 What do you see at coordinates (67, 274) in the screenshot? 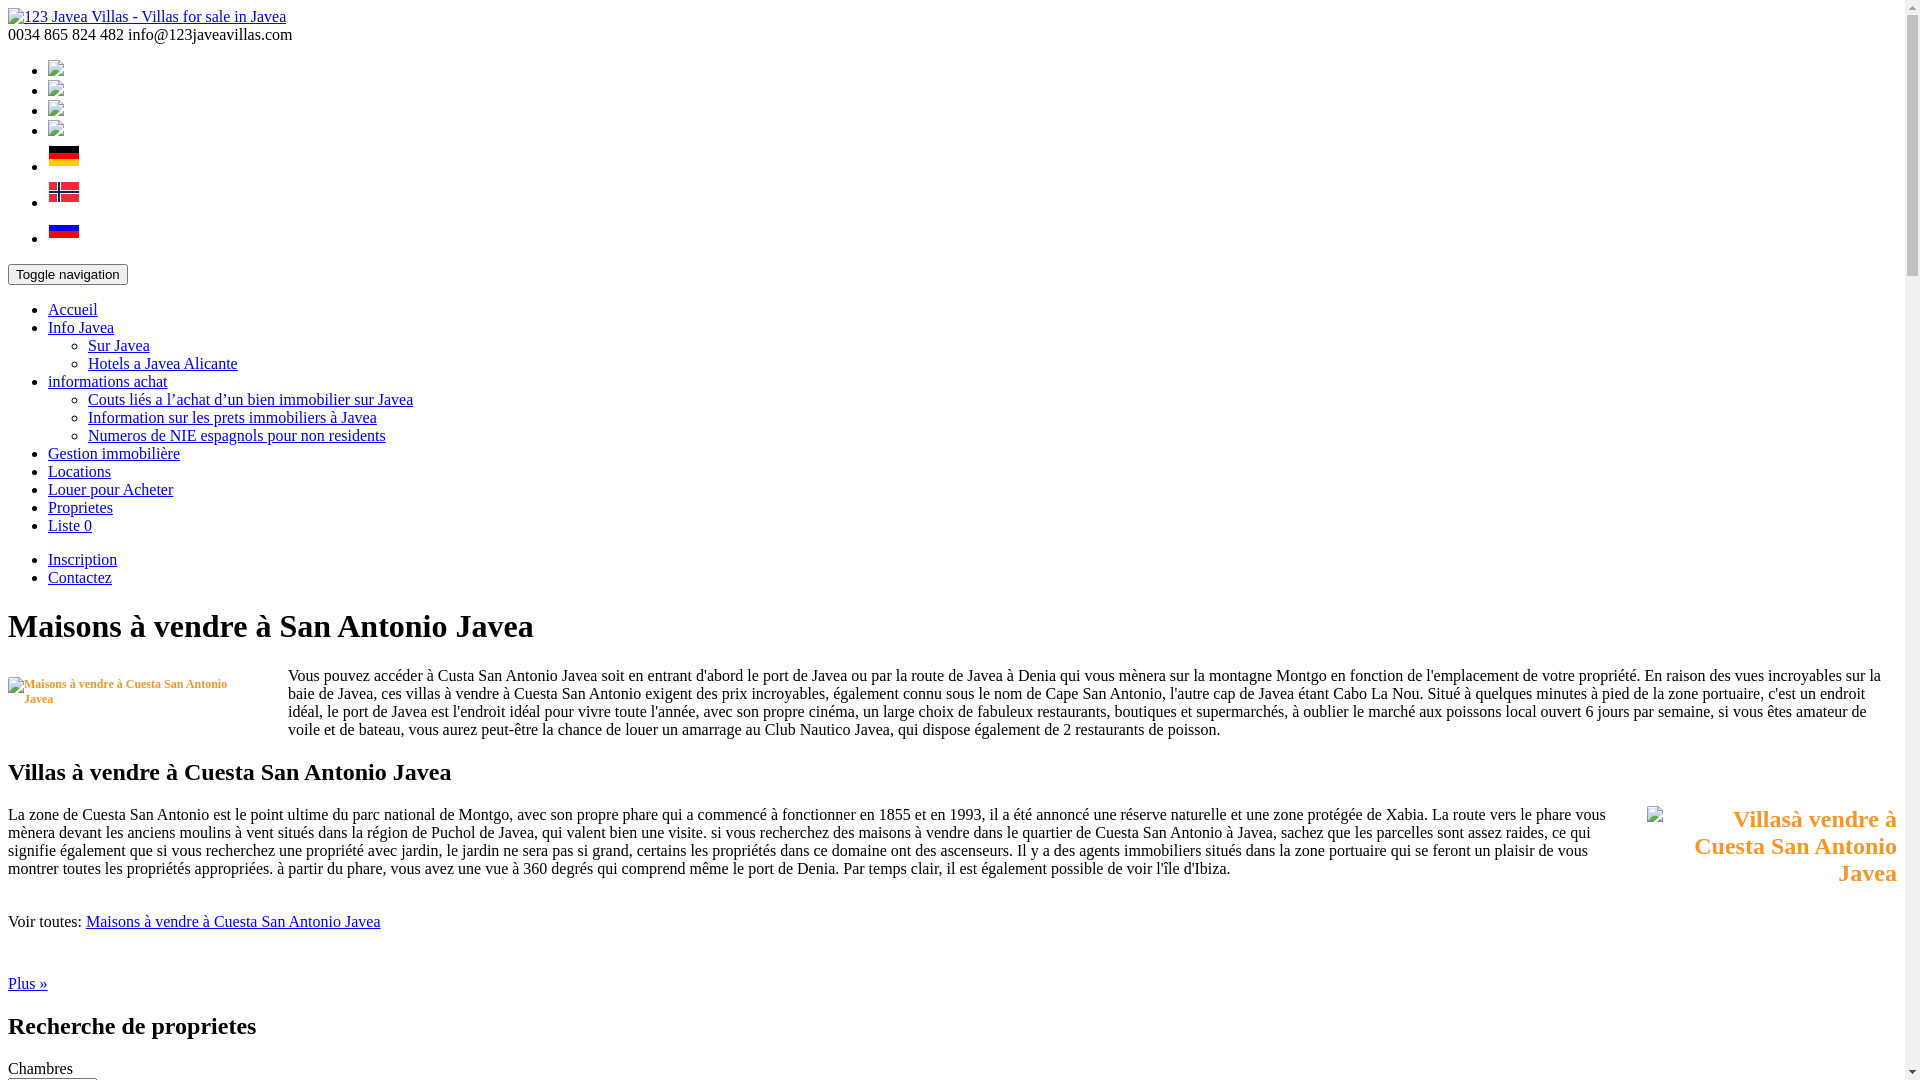
I see `'Toggle navigation'` at bounding box center [67, 274].